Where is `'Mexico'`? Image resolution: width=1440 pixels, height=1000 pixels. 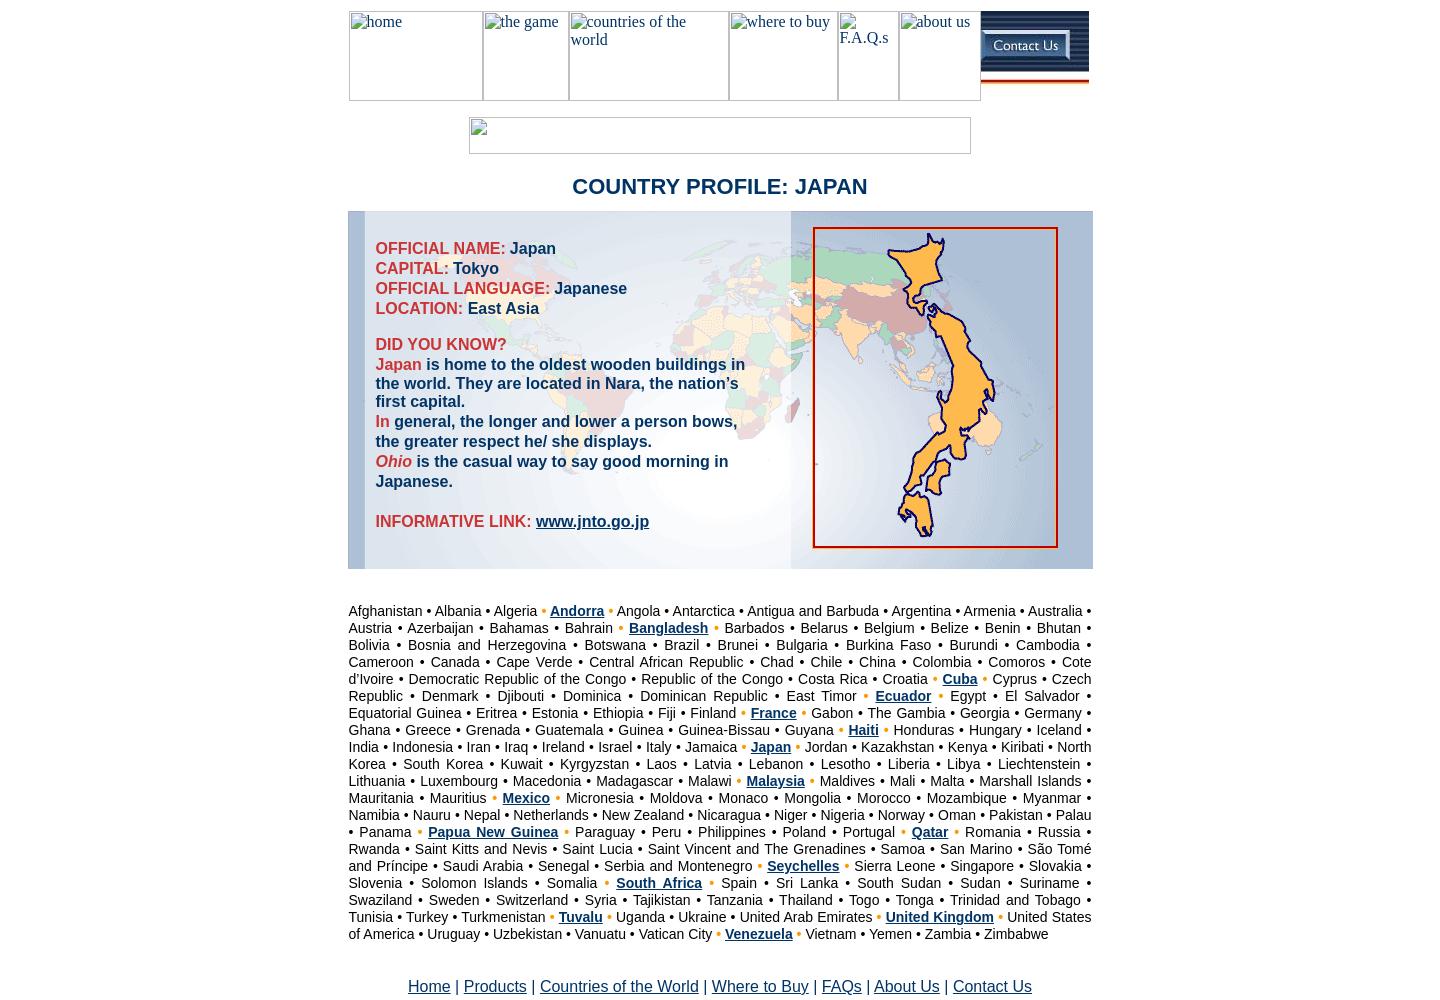 'Mexico' is located at coordinates (525, 798).